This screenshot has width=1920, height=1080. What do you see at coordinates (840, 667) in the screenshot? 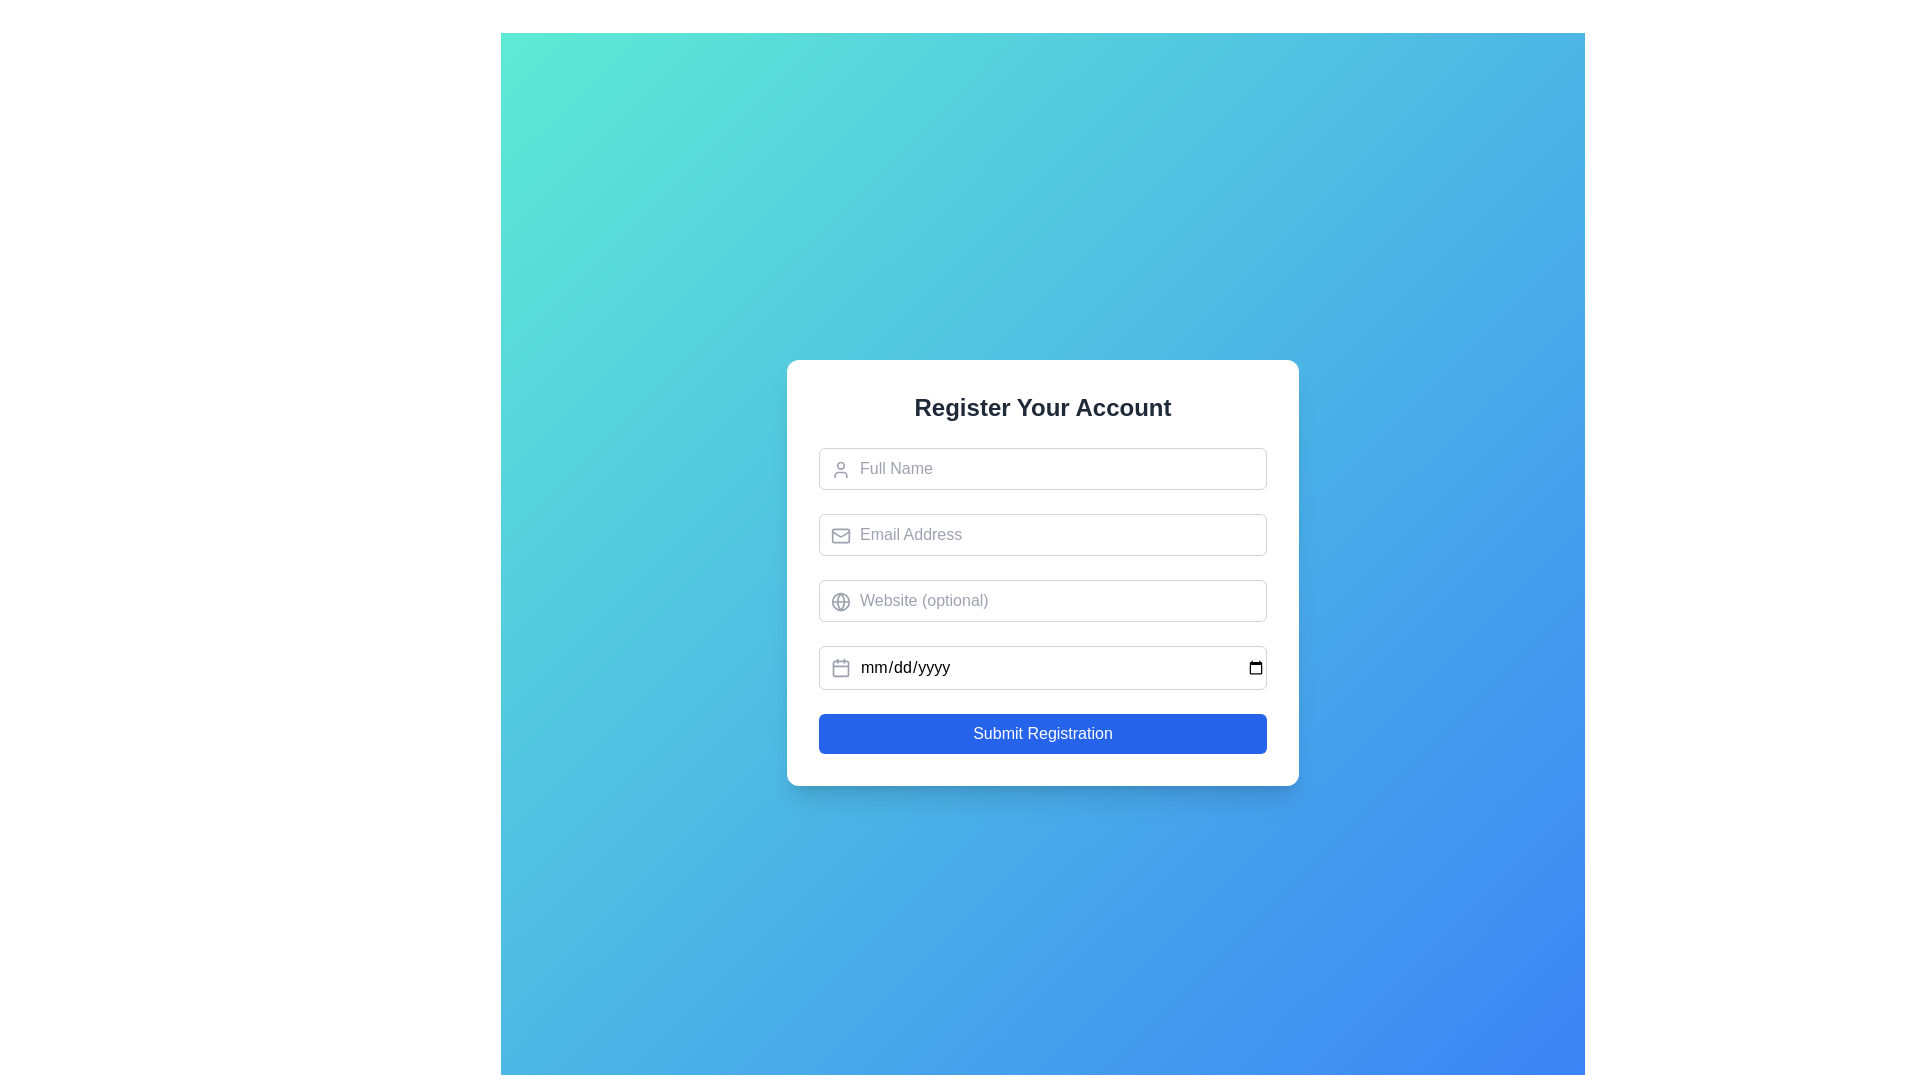
I see `the SVG rectangle component of the calendar icon that is located next to the date input field in the registration form` at bounding box center [840, 667].